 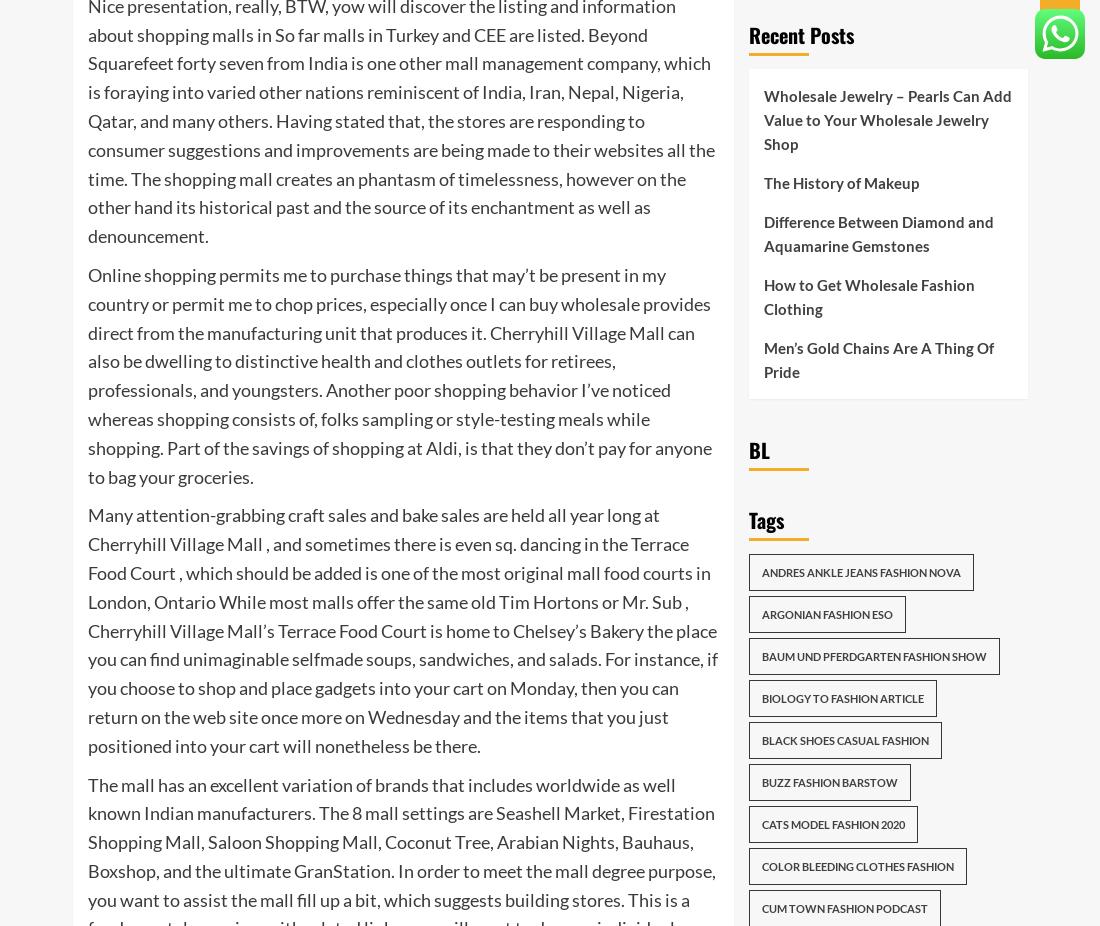 I want to click on 'Wholesale Jewelry – Pearls Can Add Value to Your Wholesale Jewelry Shop', so click(x=886, y=119).